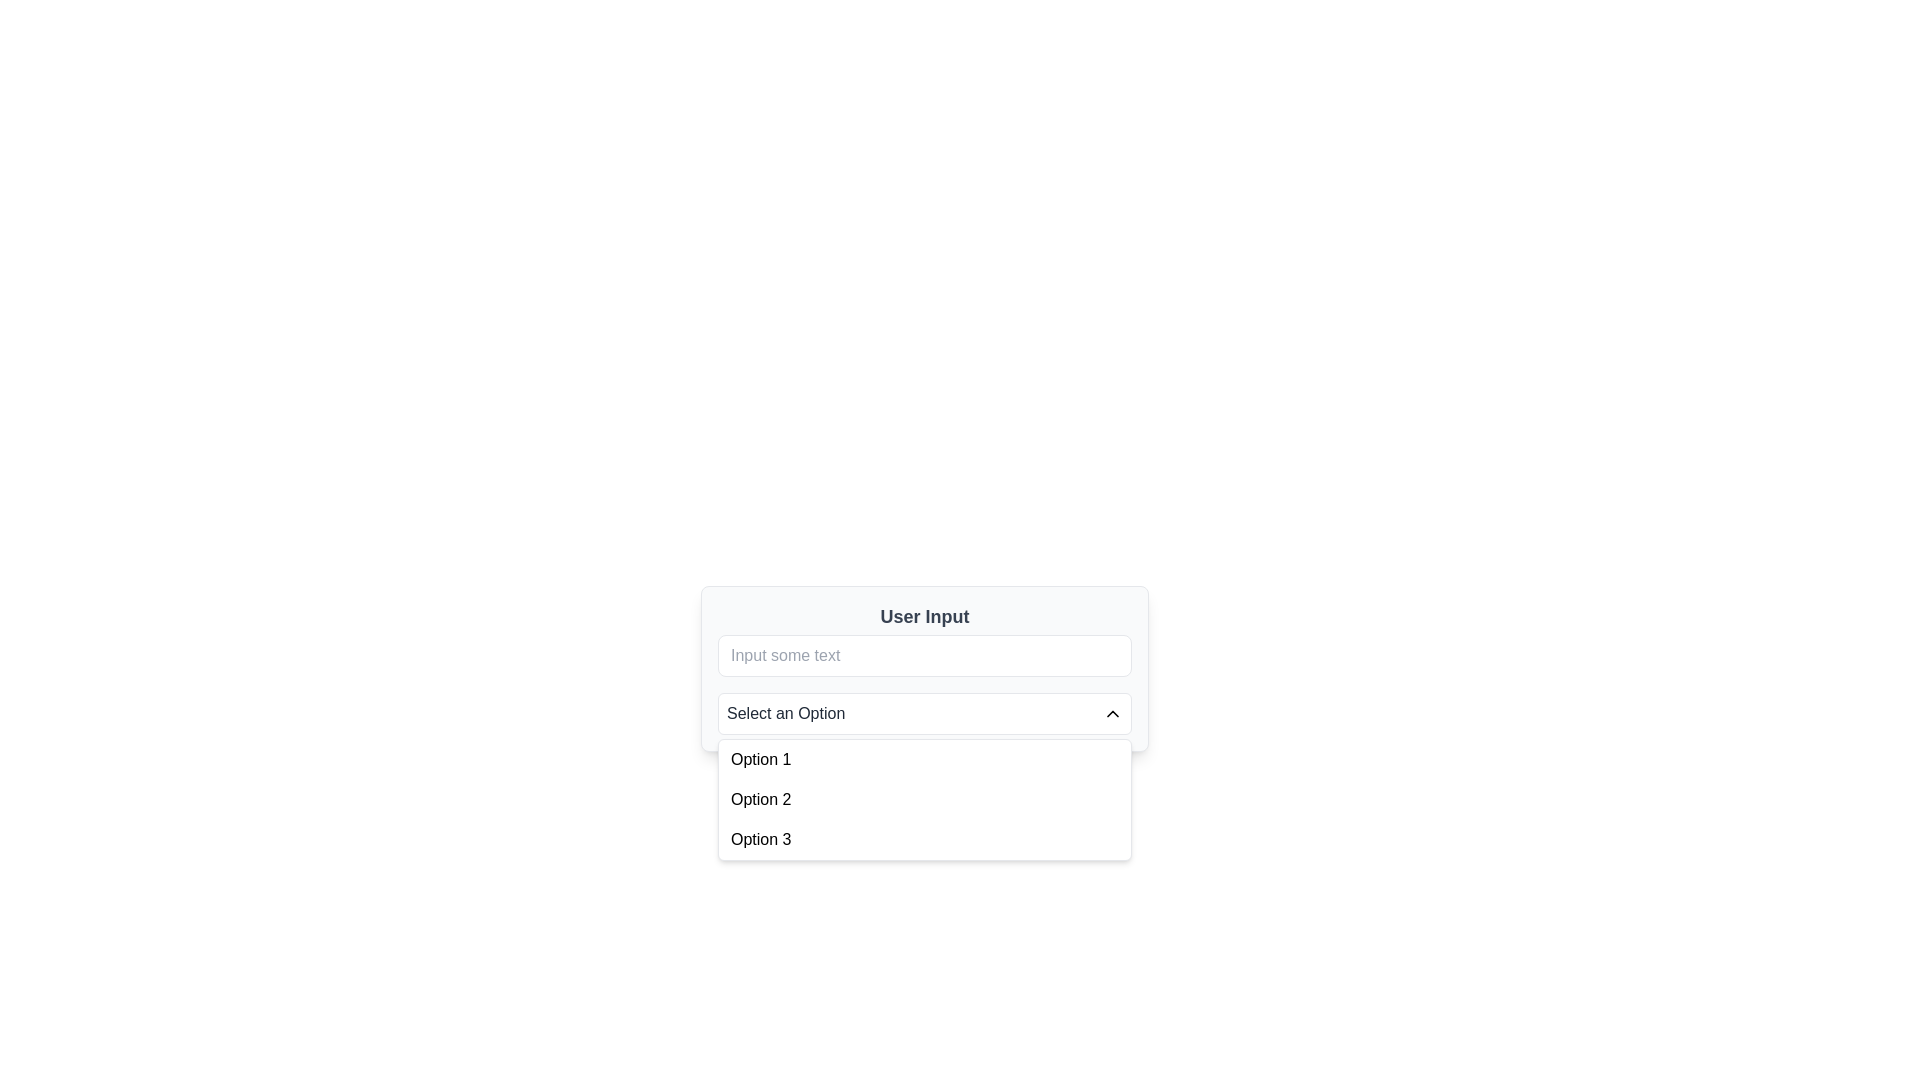 This screenshot has width=1920, height=1080. Describe the element at coordinates (924, 712) in the screenshot. I see `the 'Select an Option' dropdown menu` at that location.